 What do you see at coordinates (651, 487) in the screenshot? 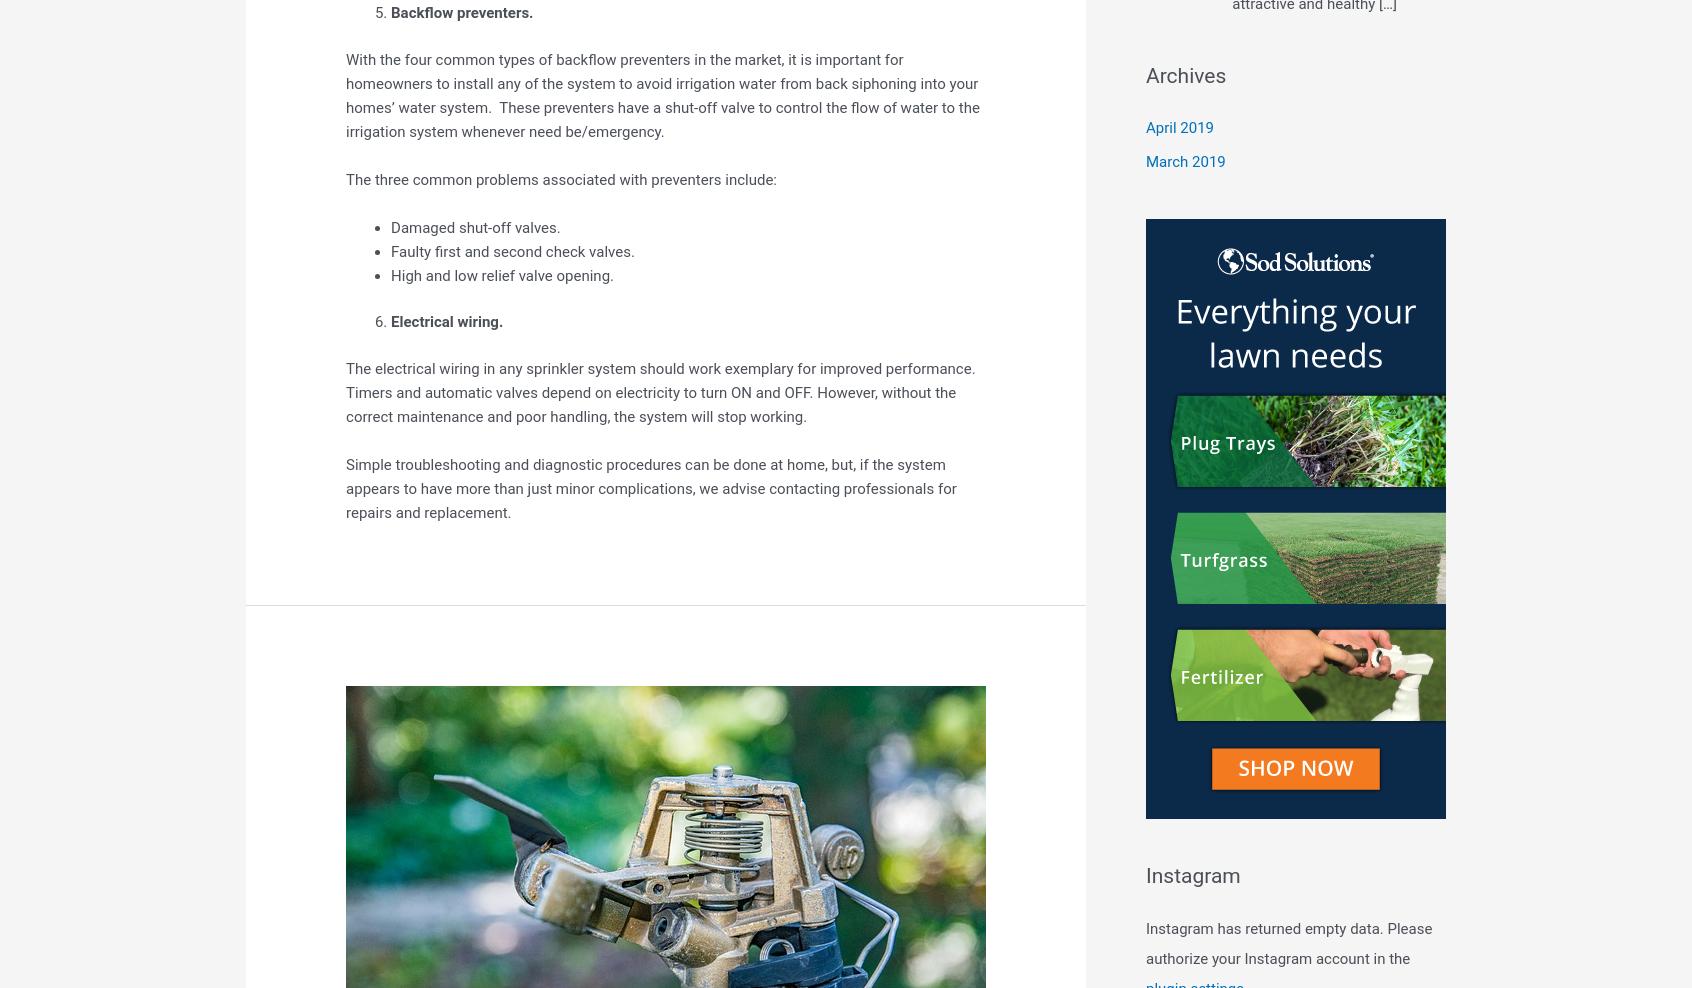
I see `'Simple troubleshooting and diagnostic procedures can be done at home, but, if the system appears to have more than just minor complications, we advise contacting professionals for repairs and replacement.'` at bounding box center [651, 487].